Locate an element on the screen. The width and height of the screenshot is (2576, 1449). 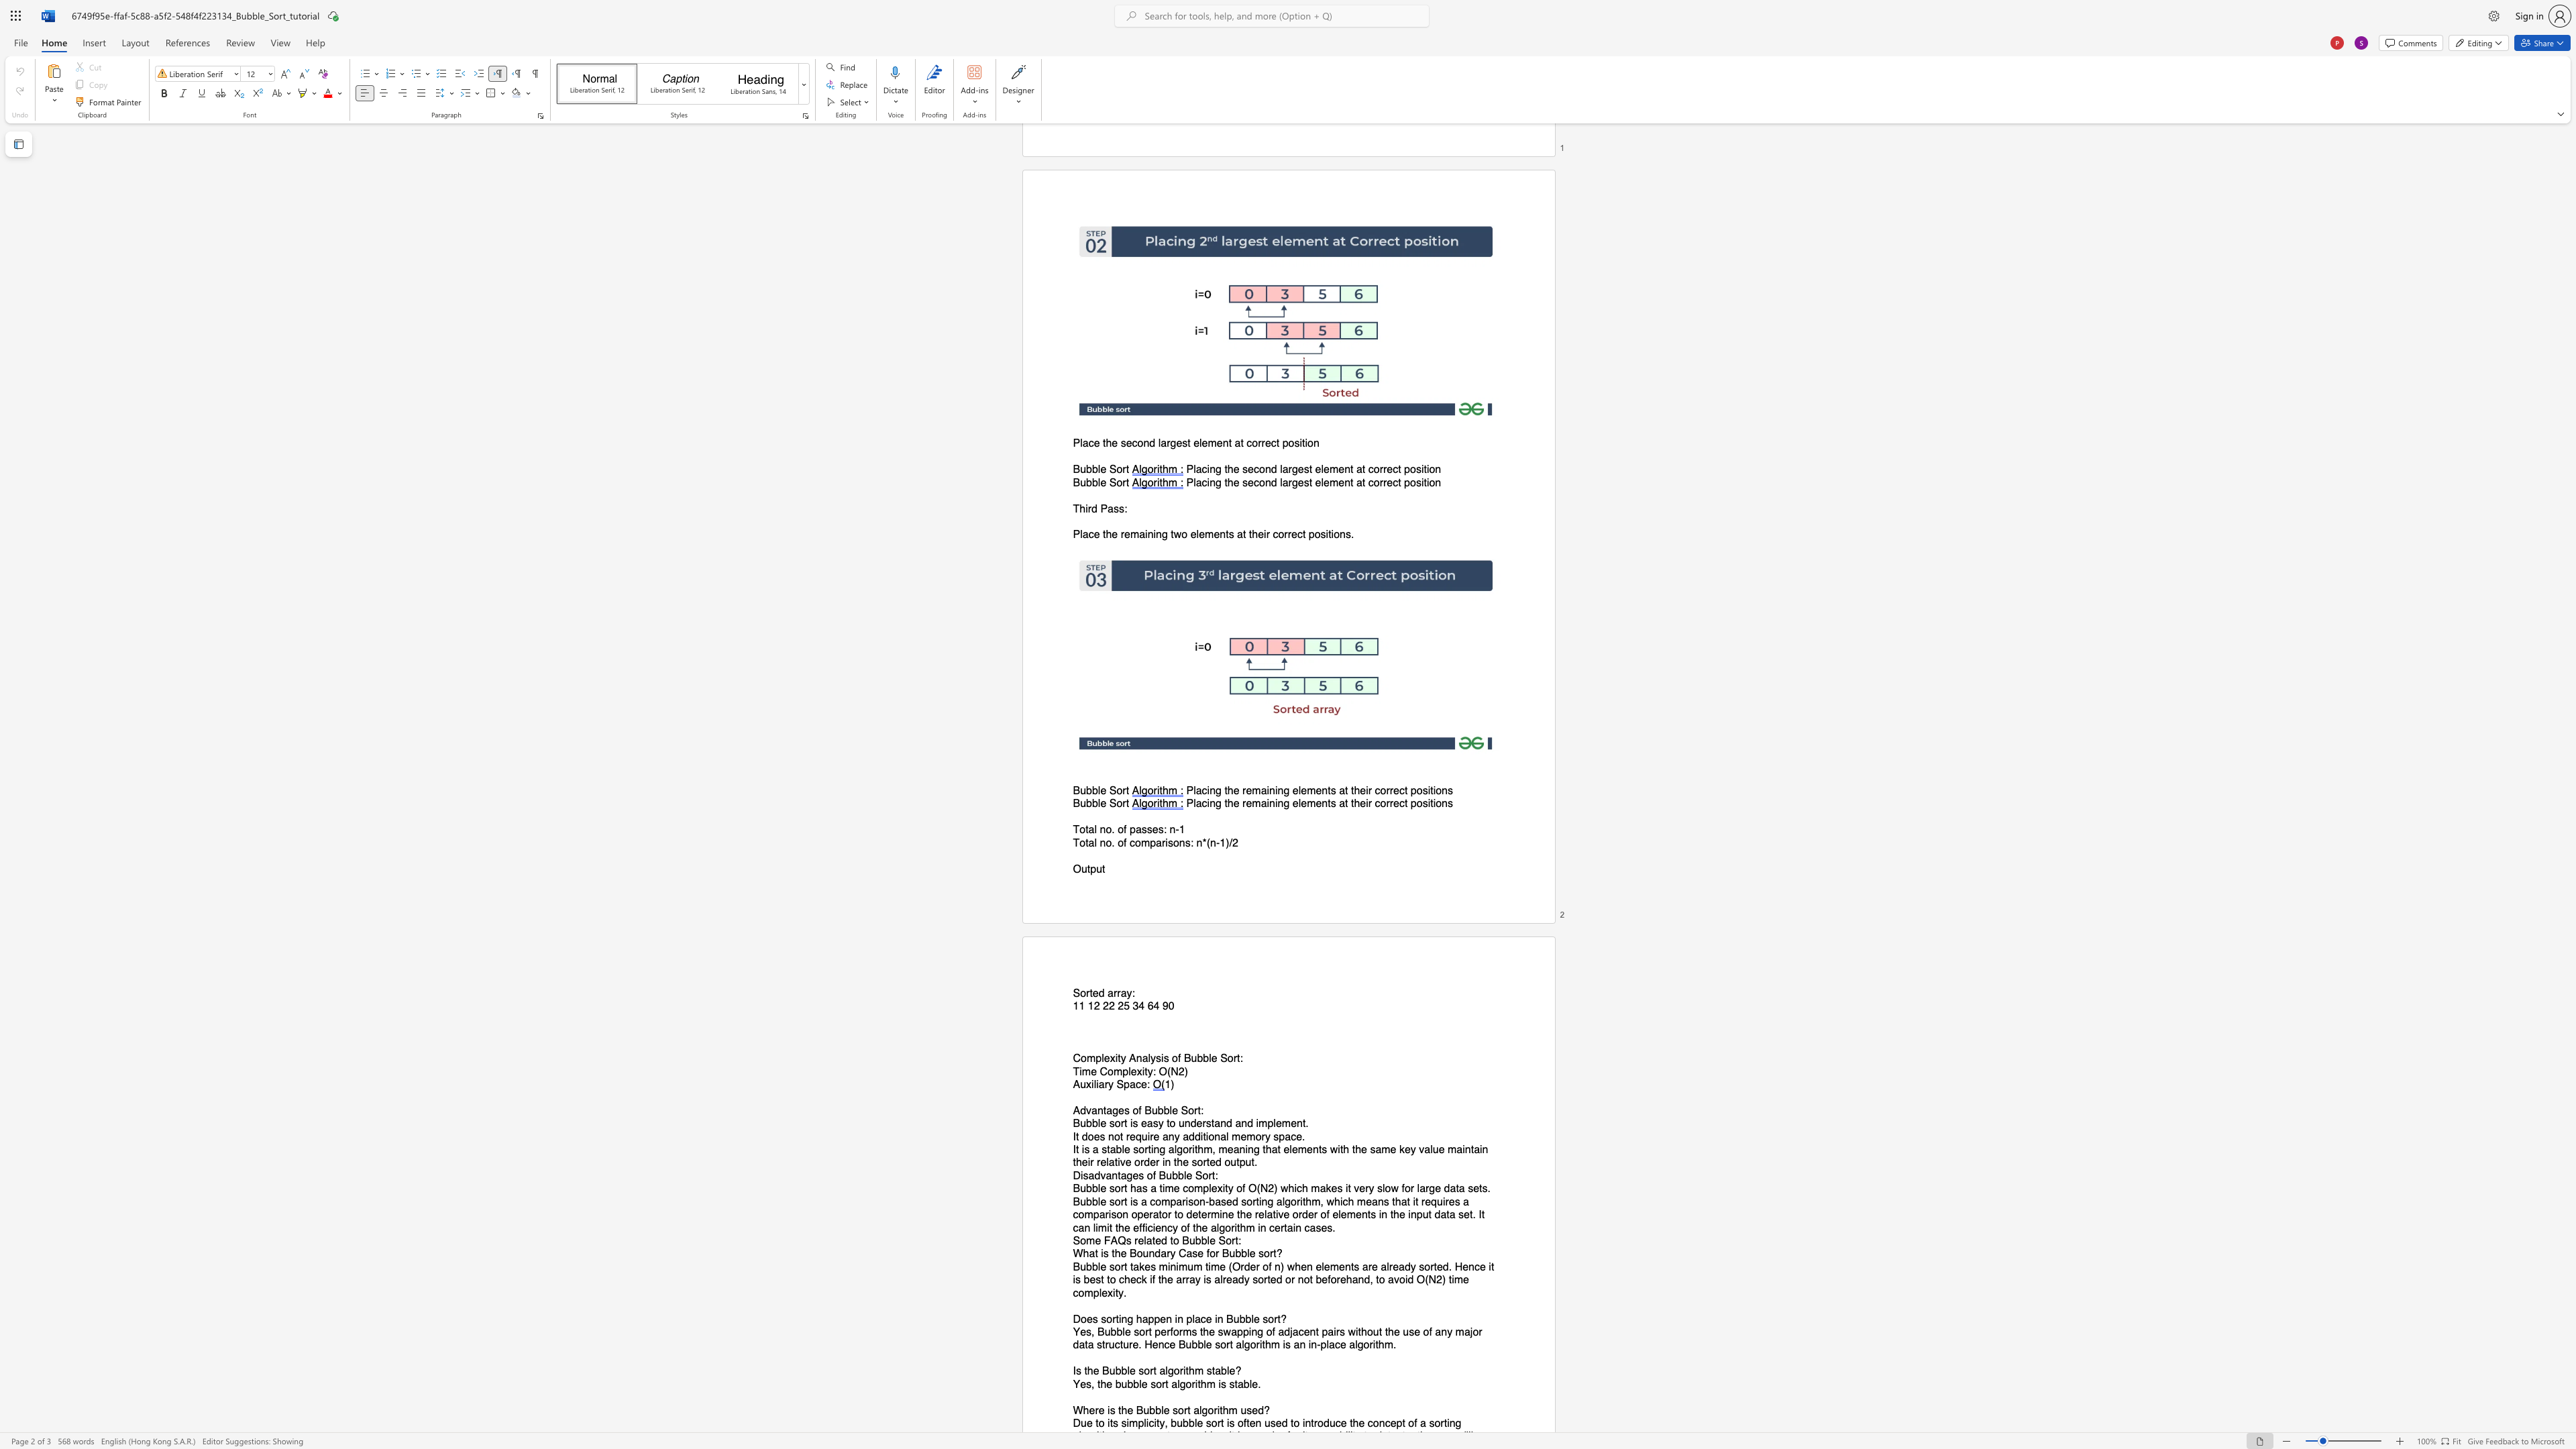
the 3th character "o" in the text is located at coordinates (1265, 1253).